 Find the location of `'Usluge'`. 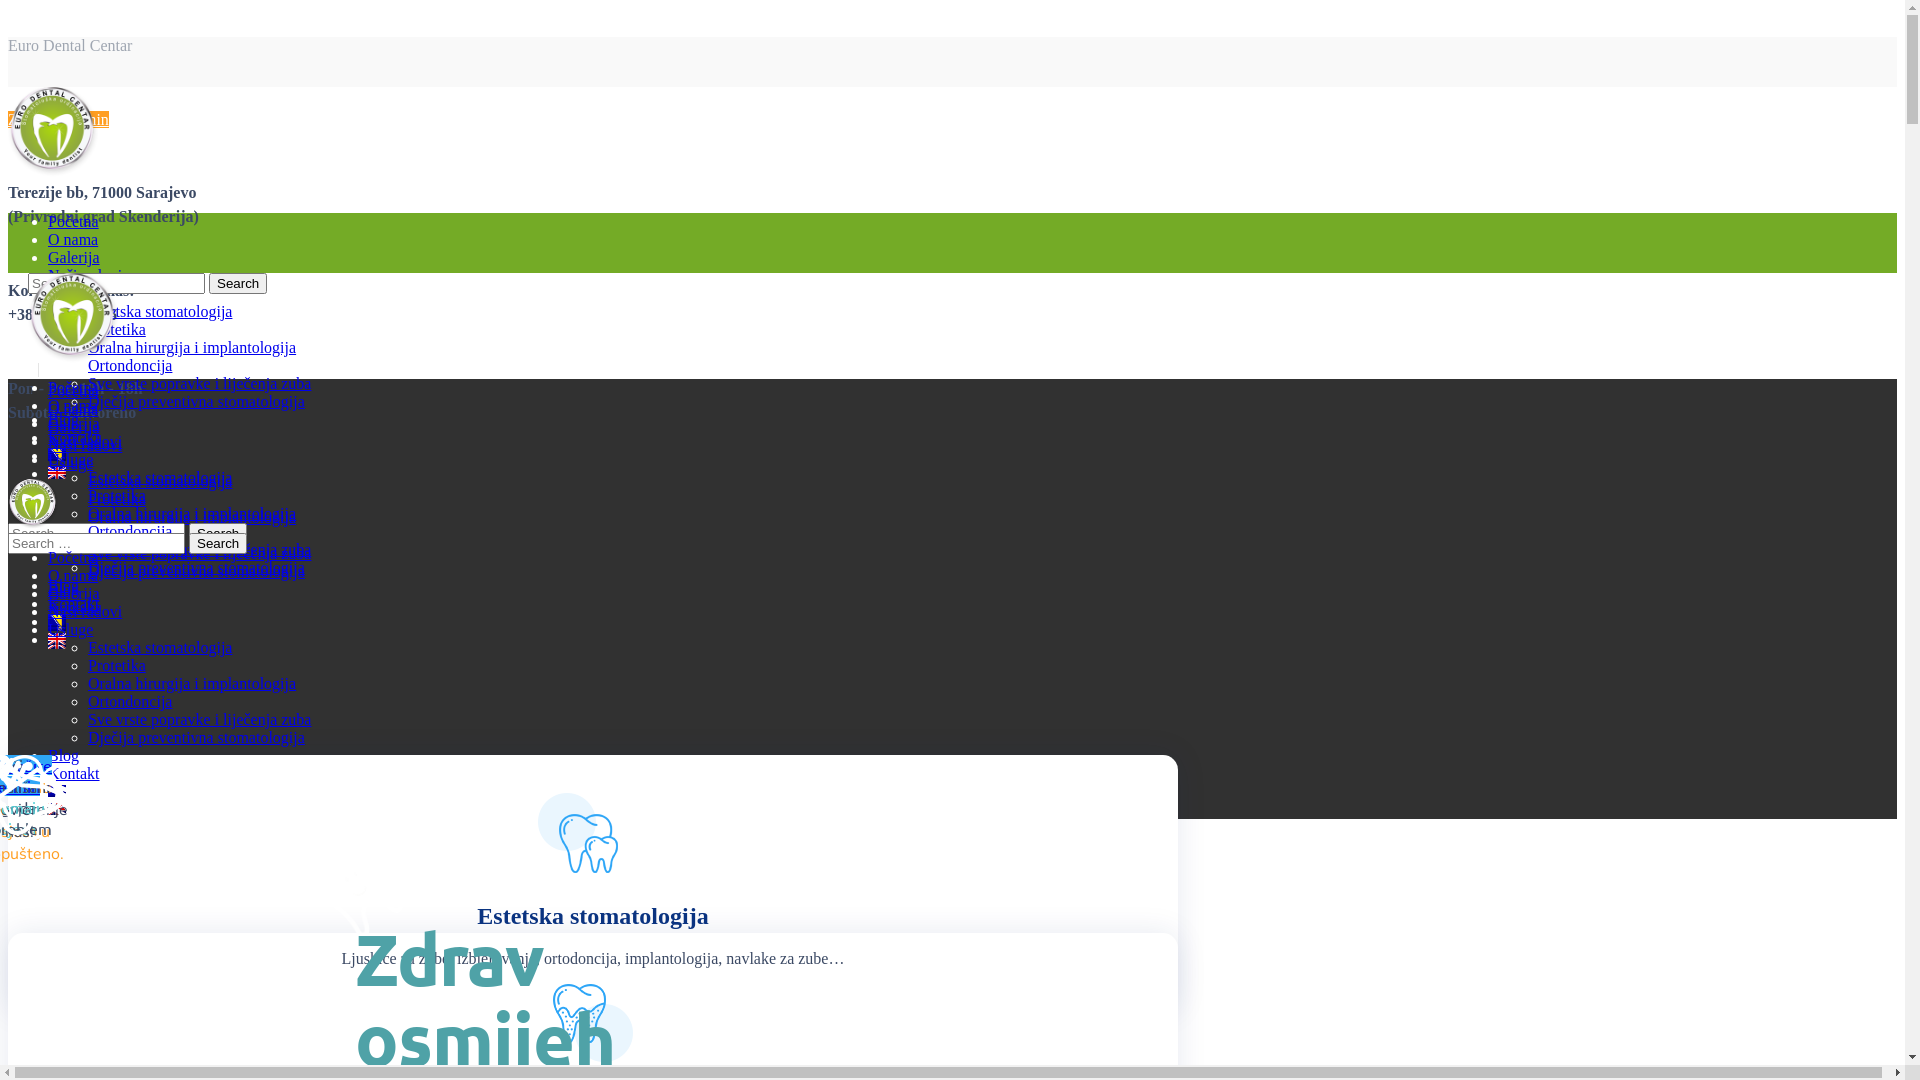

'Usluge' is located at coordinates (70, 463).